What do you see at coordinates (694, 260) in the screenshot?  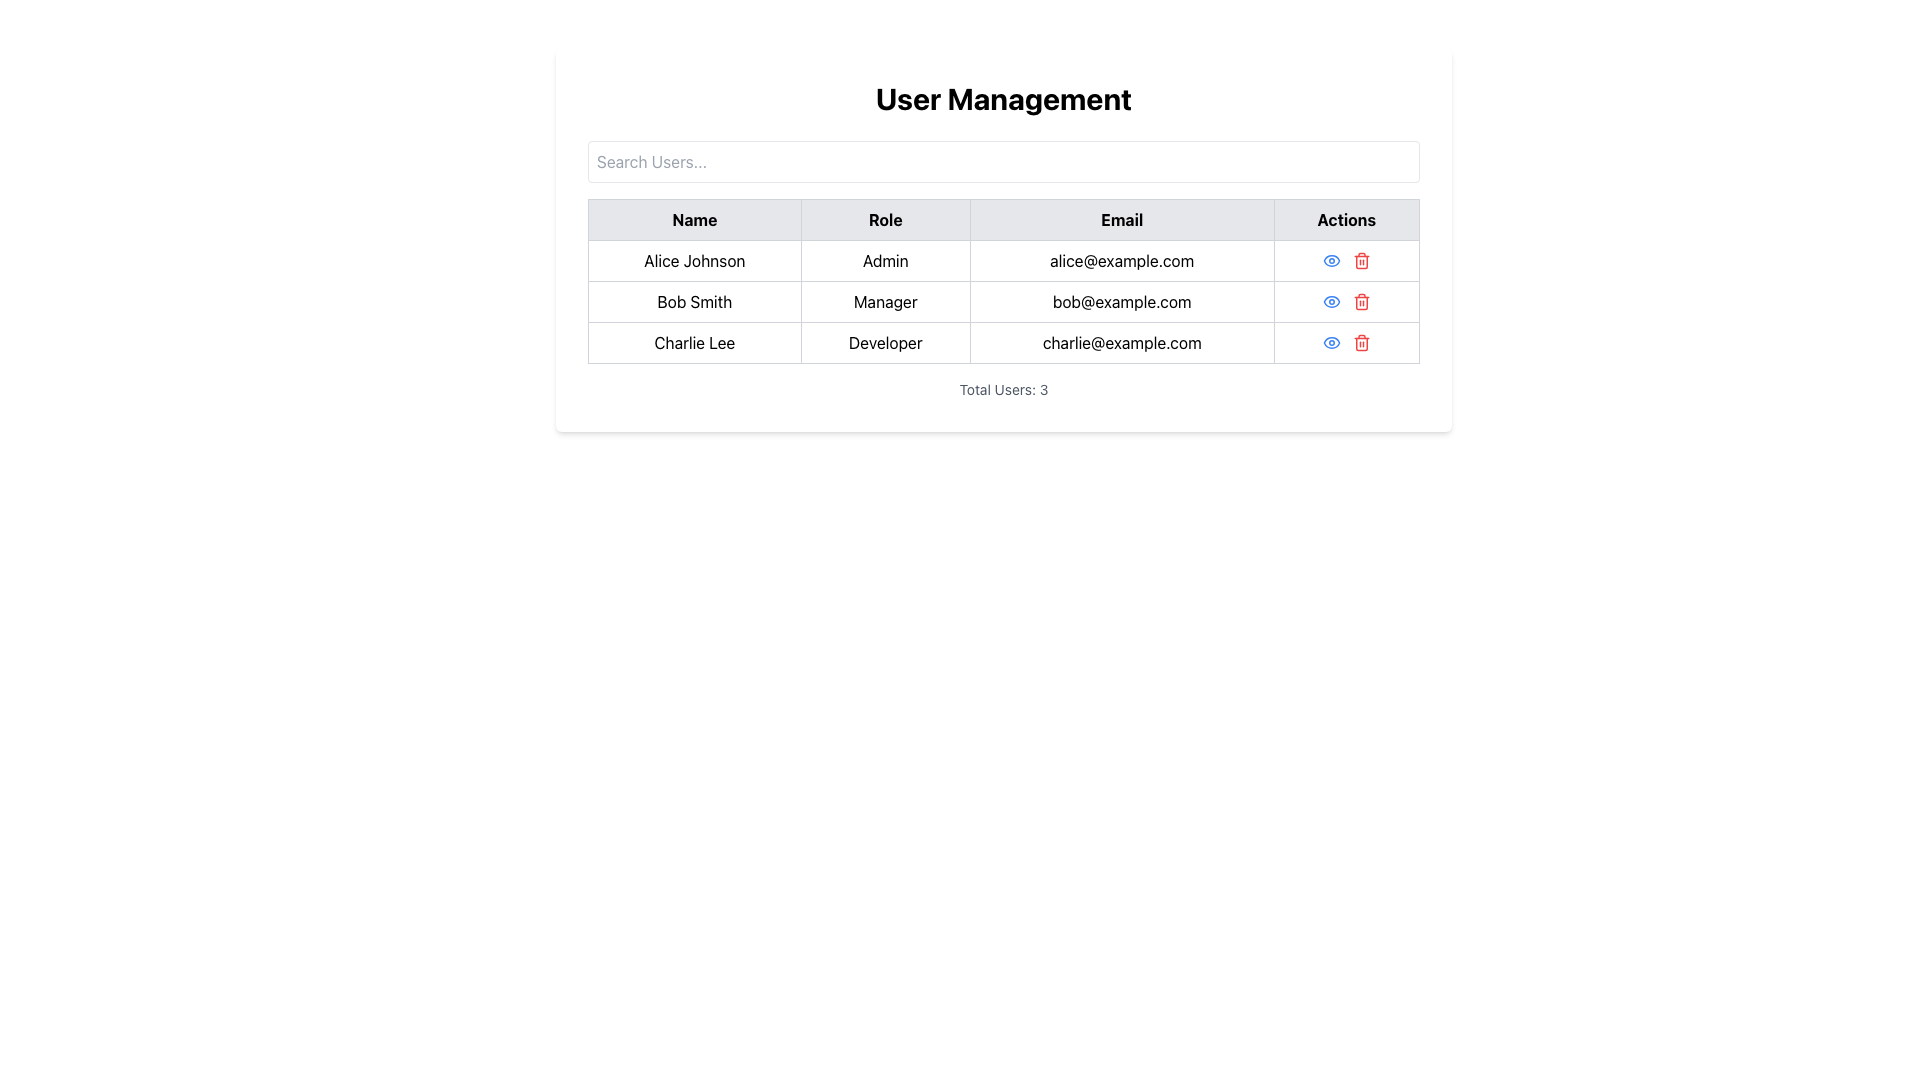 I see `the text label displaying 'Alice Johnson' in the first row and first column of the table under the 'Name' column header` at bounding box center [694, 260].